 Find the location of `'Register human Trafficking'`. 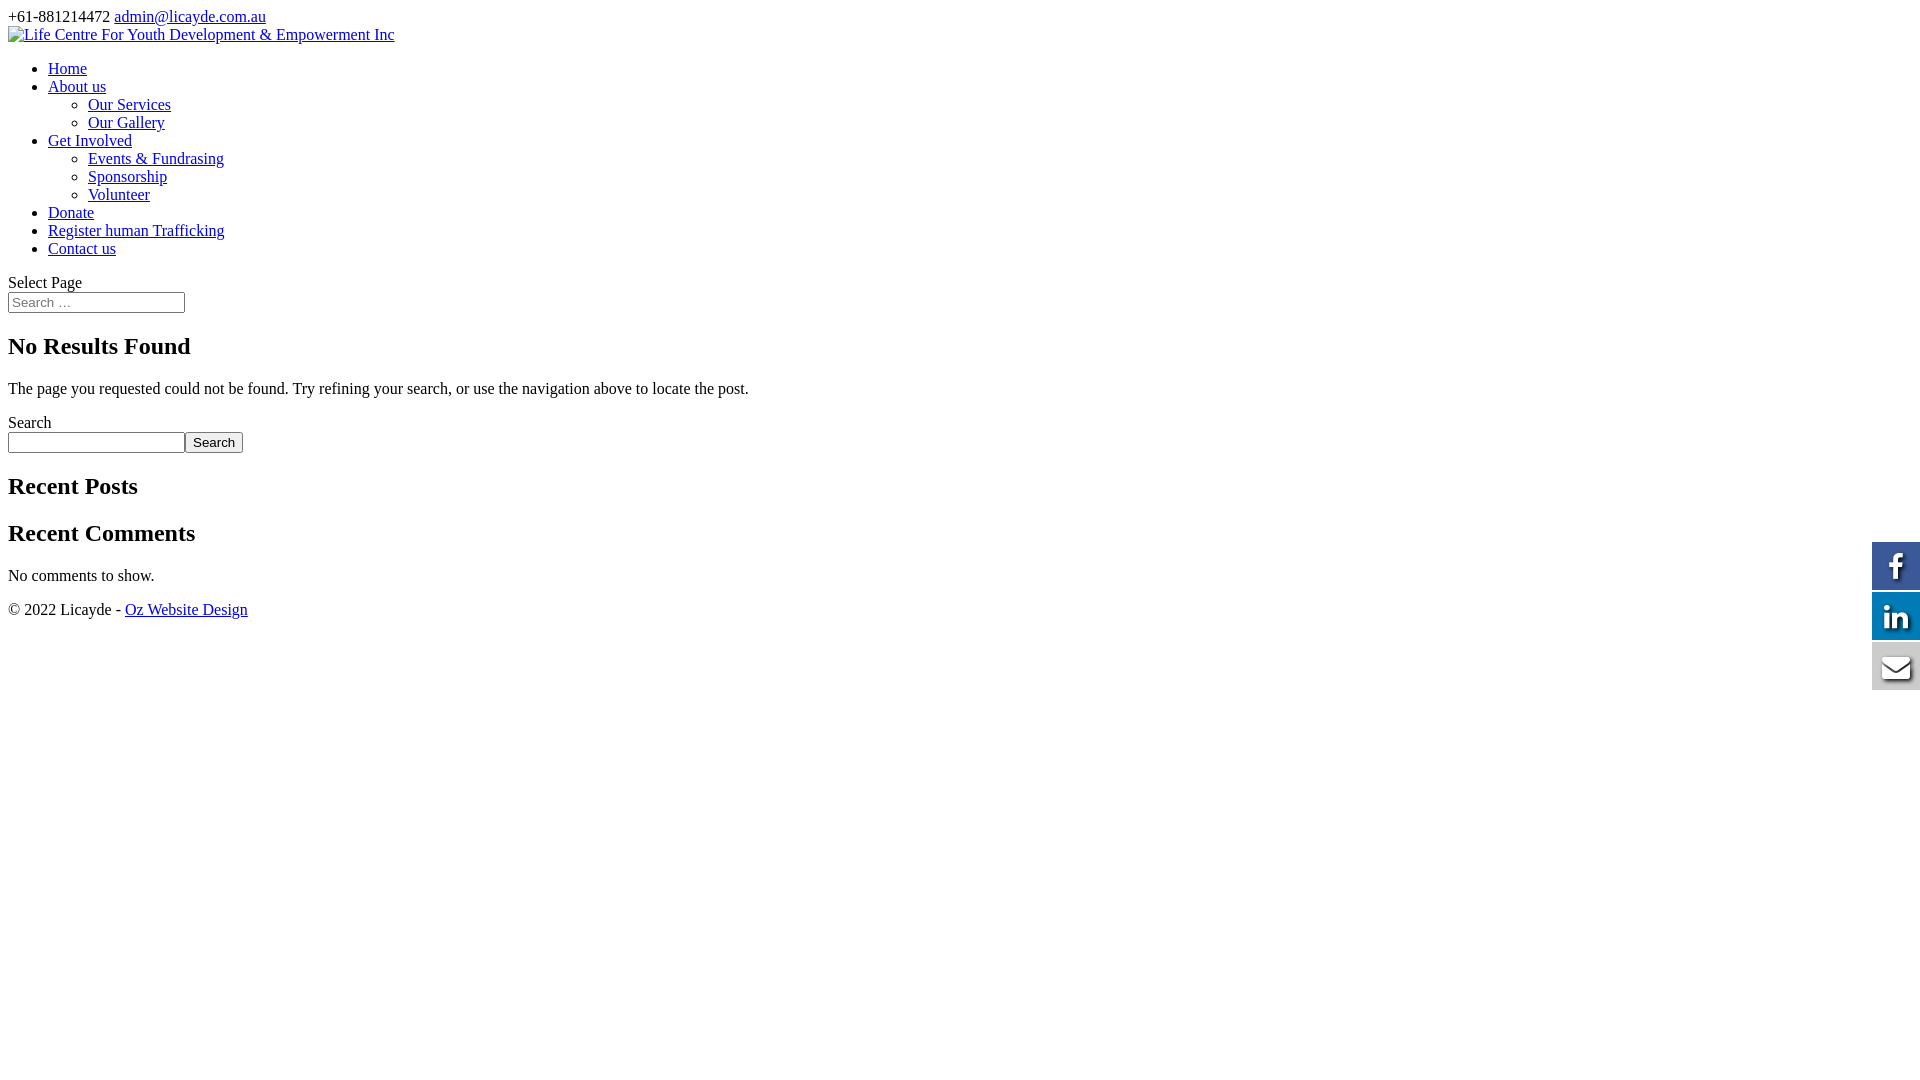

'Register human Trafficking' is located at coordinates (135, 229).